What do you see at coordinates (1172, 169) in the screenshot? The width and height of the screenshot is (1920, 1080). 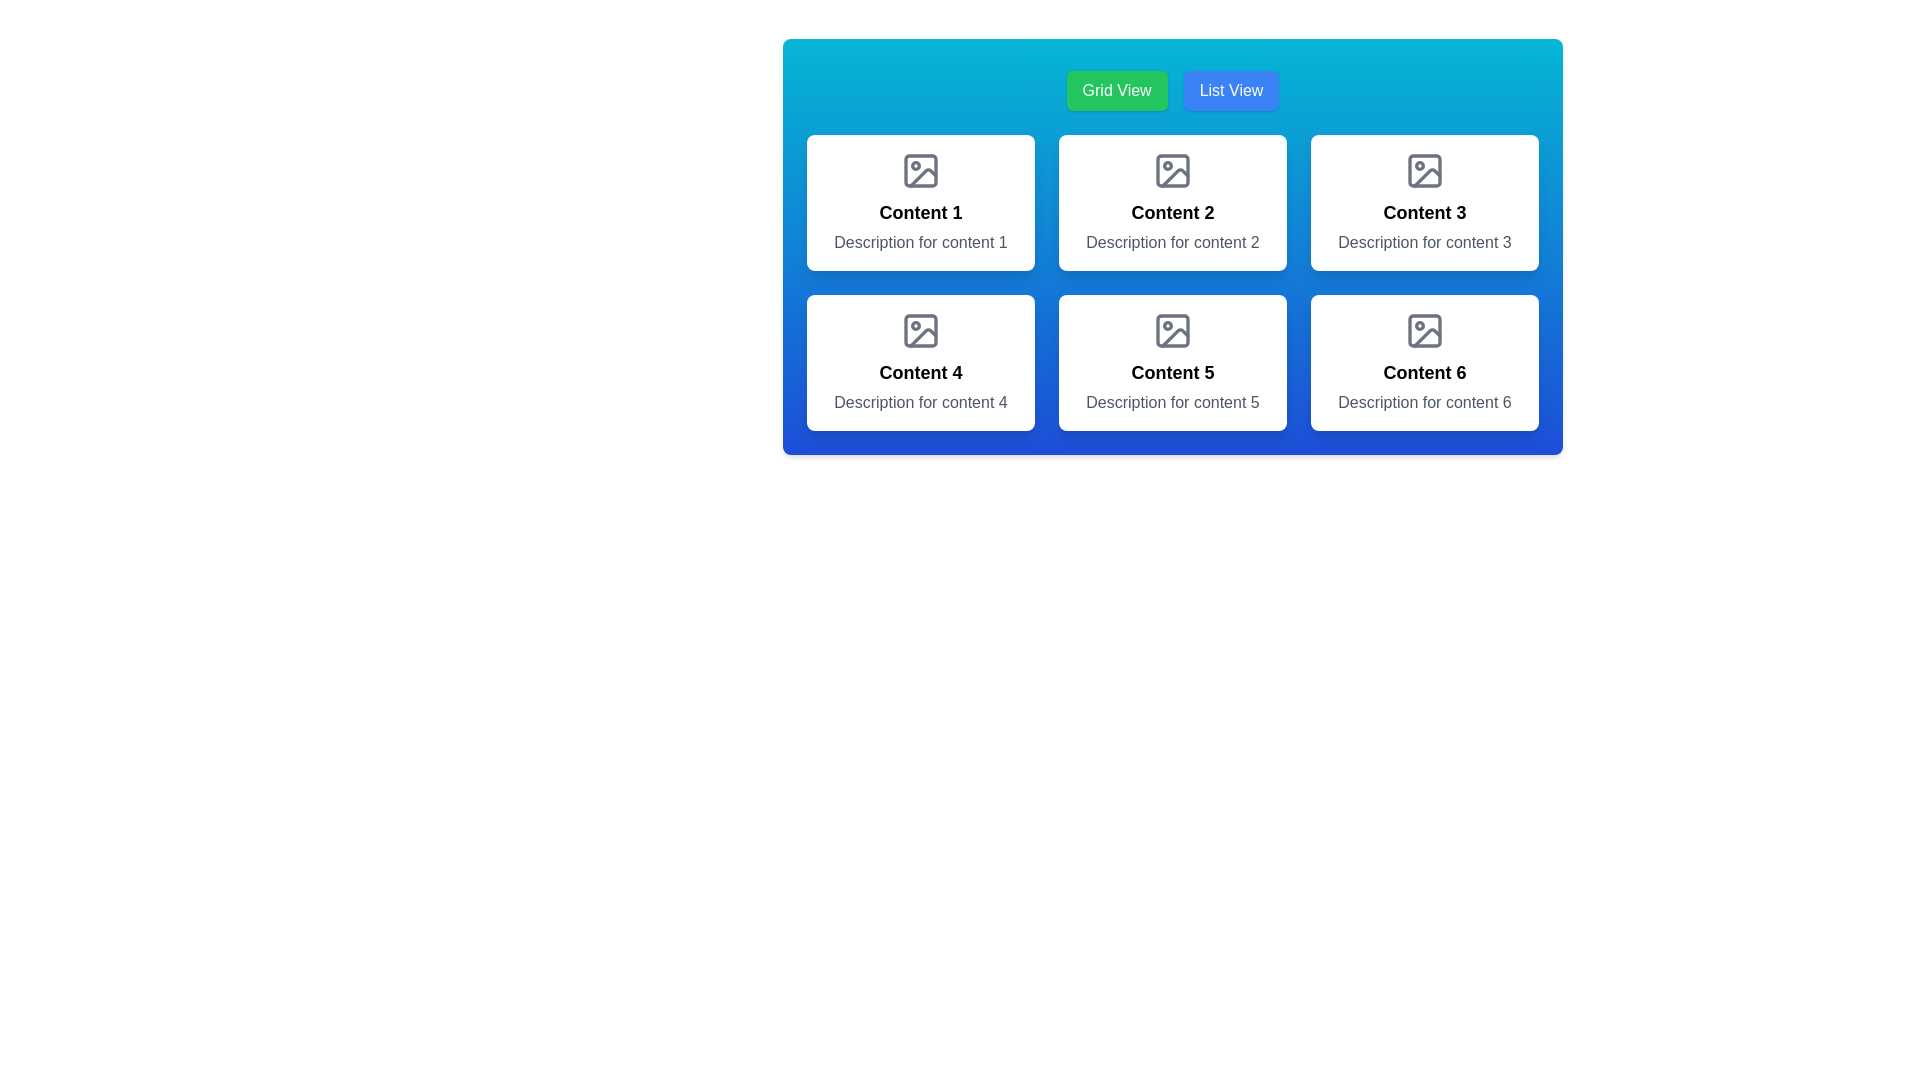 I see `the image icon located in the second content card of the top row, which contains a decorative shape in the upper left corner` at bounding box center [1172, 169].